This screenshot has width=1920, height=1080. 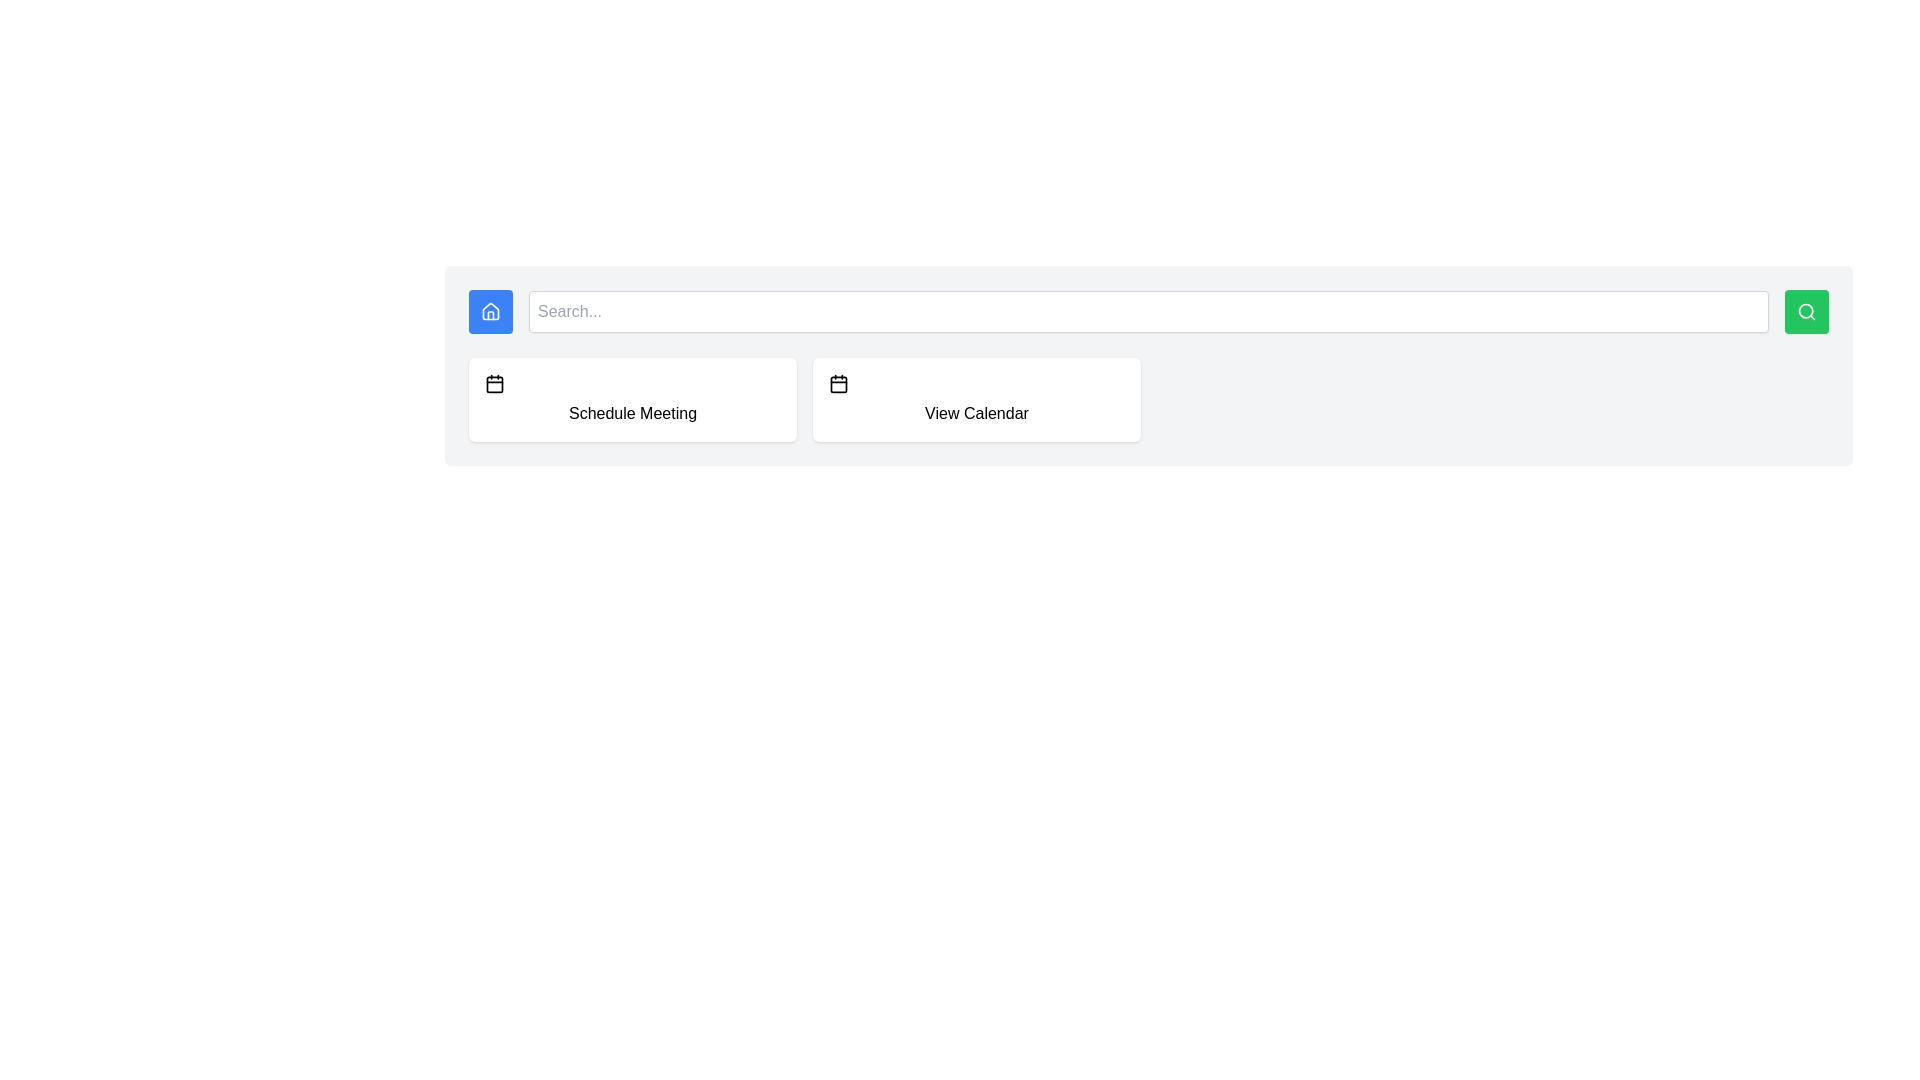 What do you see at coordinates (632, 400) in the screenshot?
I see `the scheduling meeting button located on the left side of the grid layout` at bounding box center [632, 400].